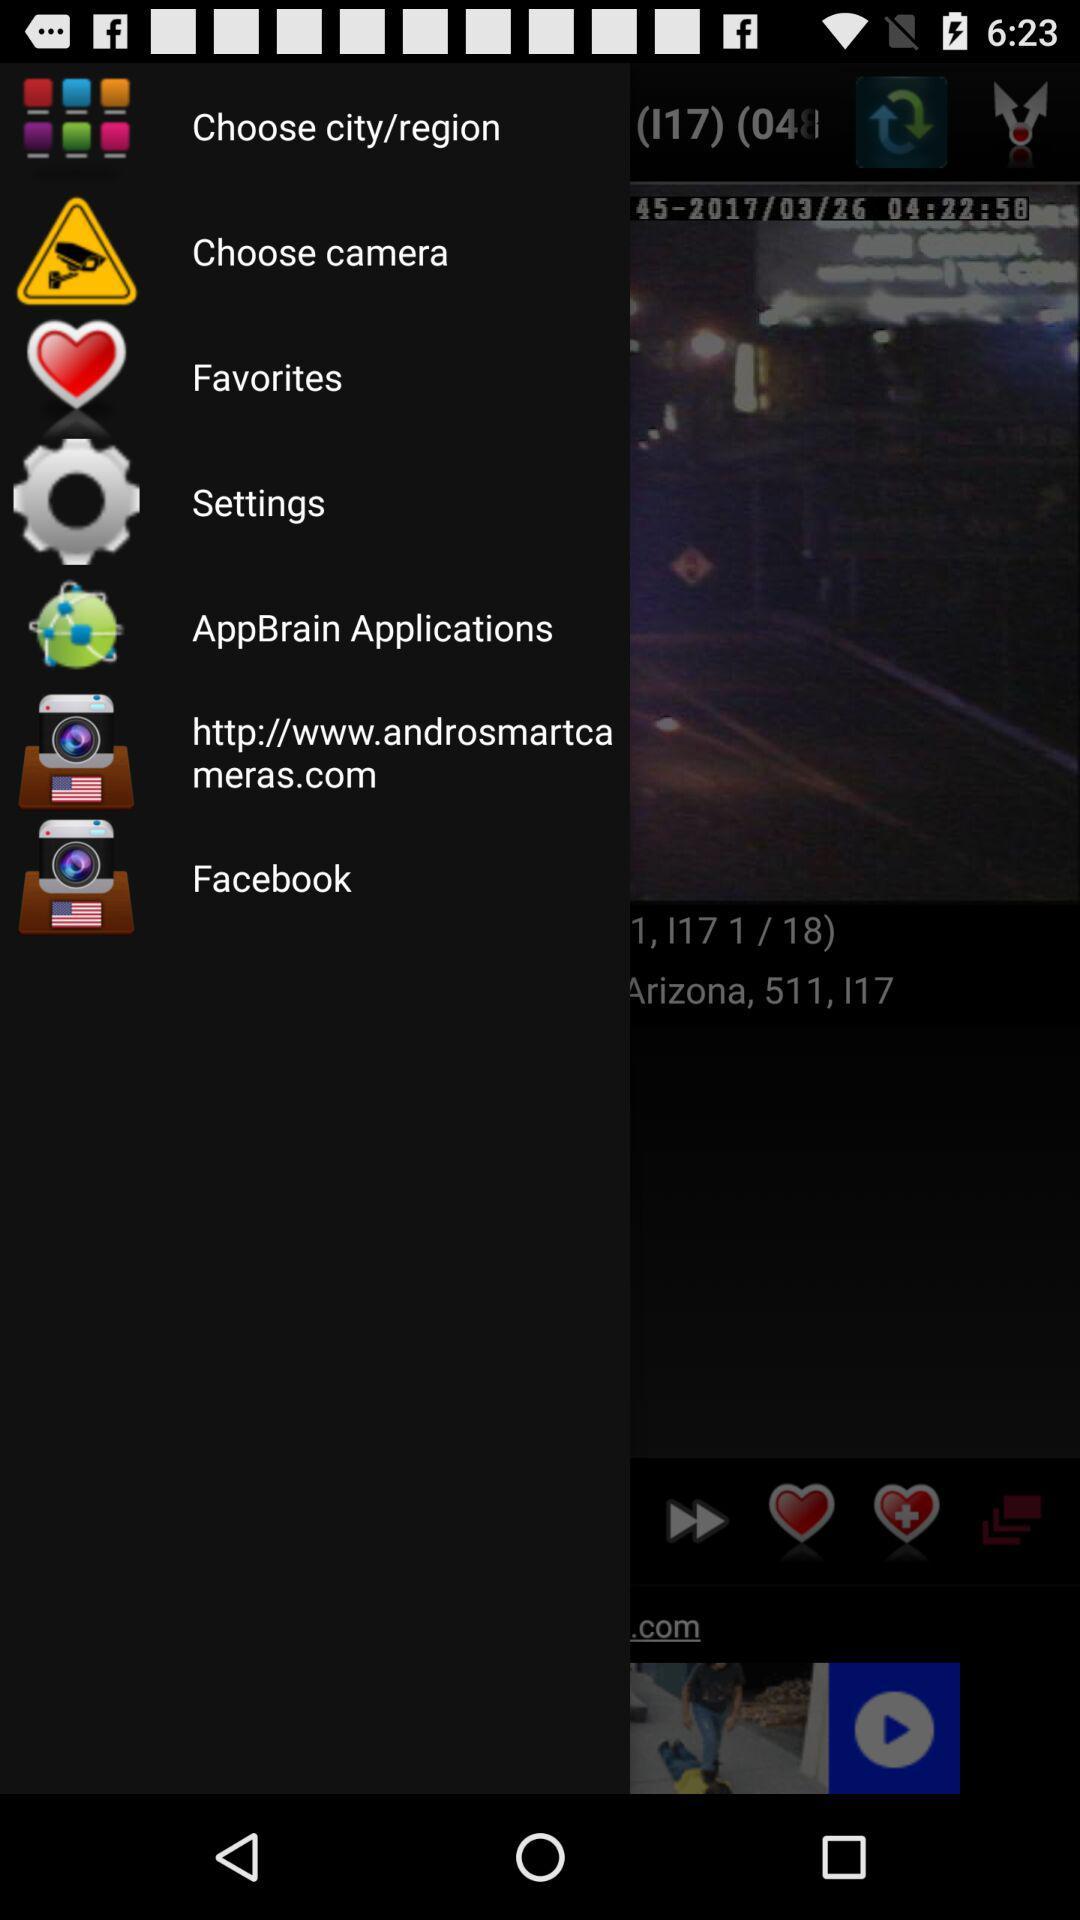 The height and width of the screenshot is (1920, 1080). What do you see at coordinates (906, 1627) in the screenshot?
I see `the favorite icon` at bounding box center [906, 1627].